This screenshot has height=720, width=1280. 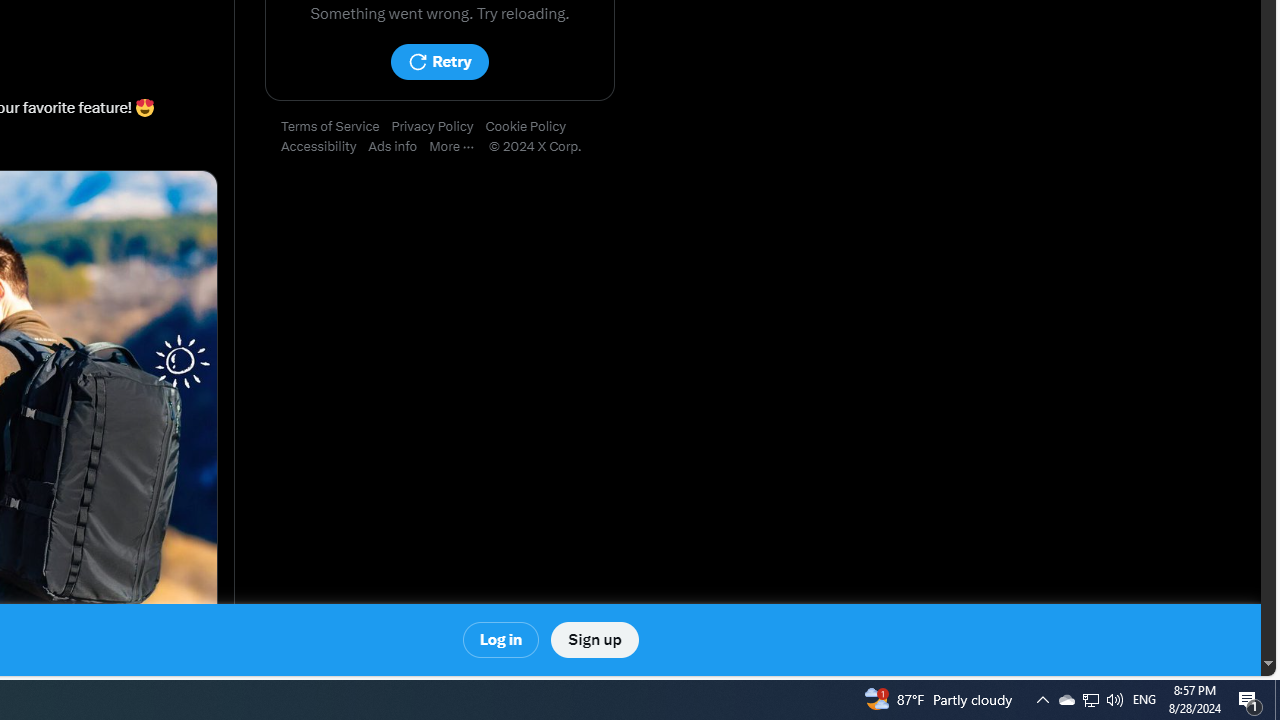 What do you see at coordinates (336, 127) in the screenshot?
I see `'Terms of Service'` at bounding box center [336, 127].